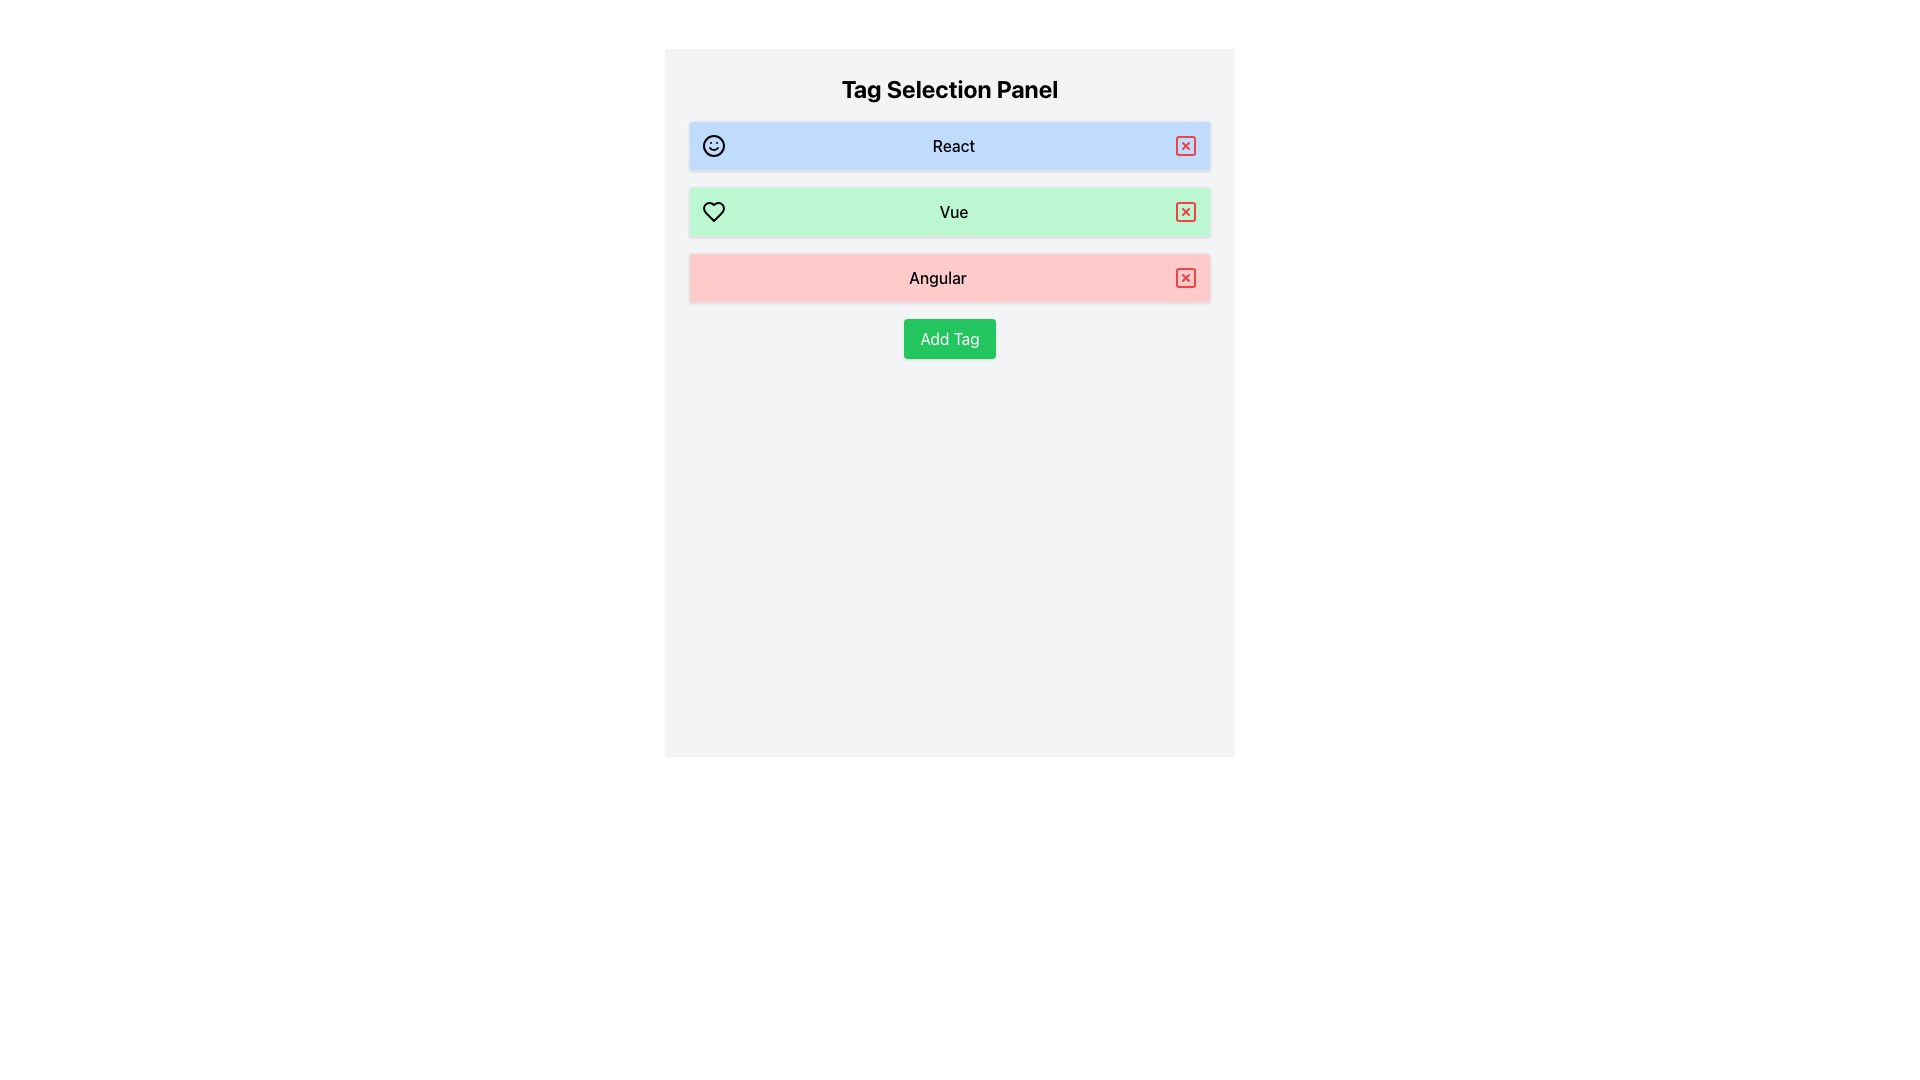 This screenshot has height=1080, width=1920. I want to click on the text label displaying 'Angular' in the Tag Selection Panel, so click(936, 277).